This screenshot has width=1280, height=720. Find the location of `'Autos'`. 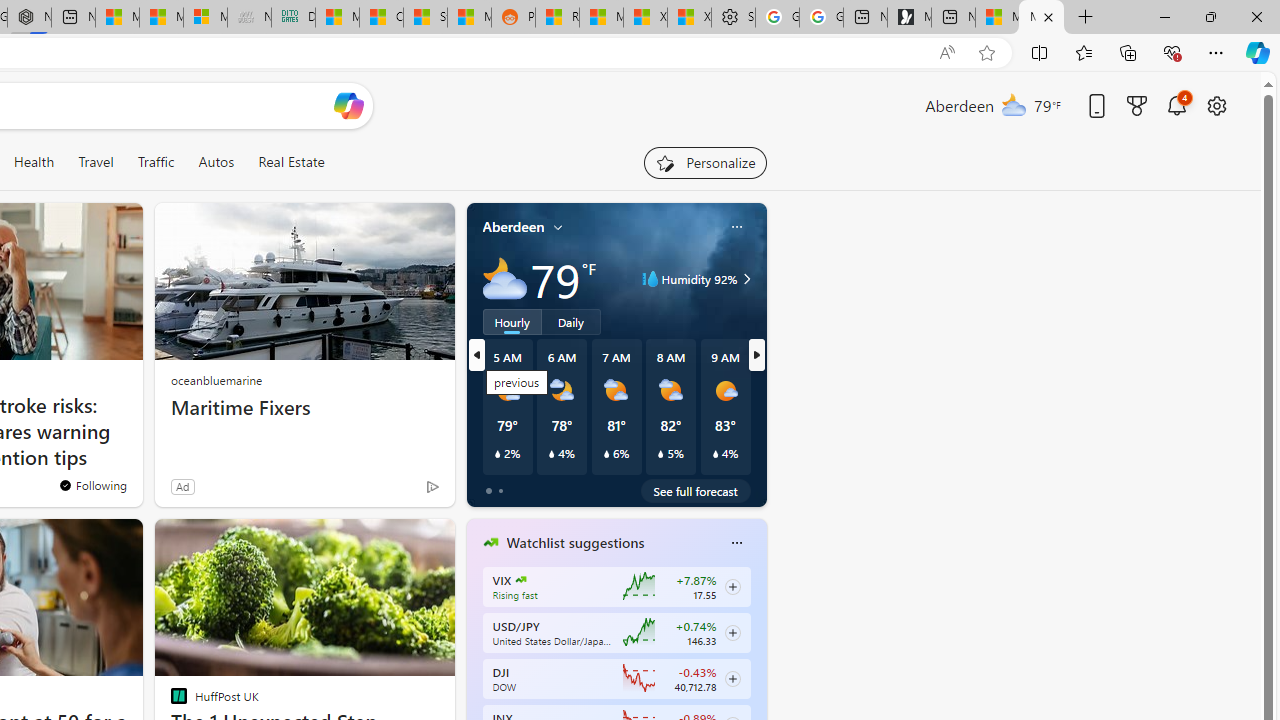

'Autos' is located at coordinates (216, 161).